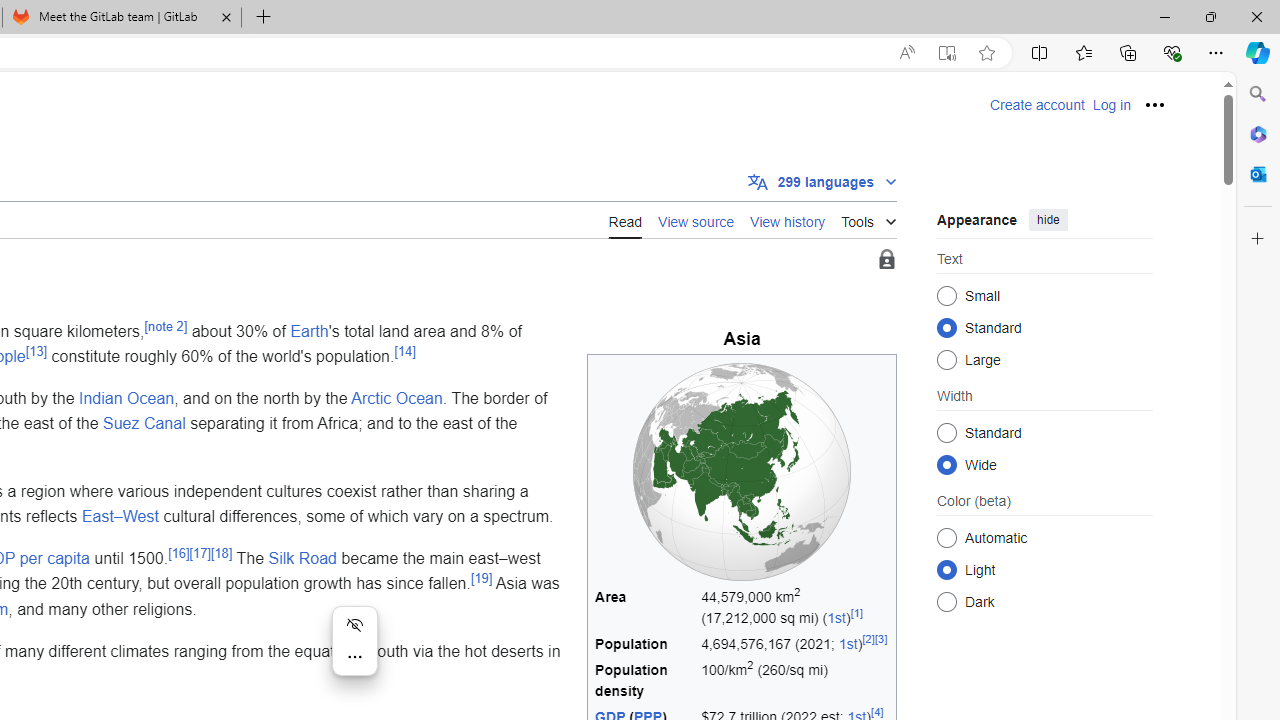 This screenshot has height=720, width=1280. What do you see at coordinates (869, 218) in the screenshot?
I see `'Tools'` at bounding box center [869, 218].